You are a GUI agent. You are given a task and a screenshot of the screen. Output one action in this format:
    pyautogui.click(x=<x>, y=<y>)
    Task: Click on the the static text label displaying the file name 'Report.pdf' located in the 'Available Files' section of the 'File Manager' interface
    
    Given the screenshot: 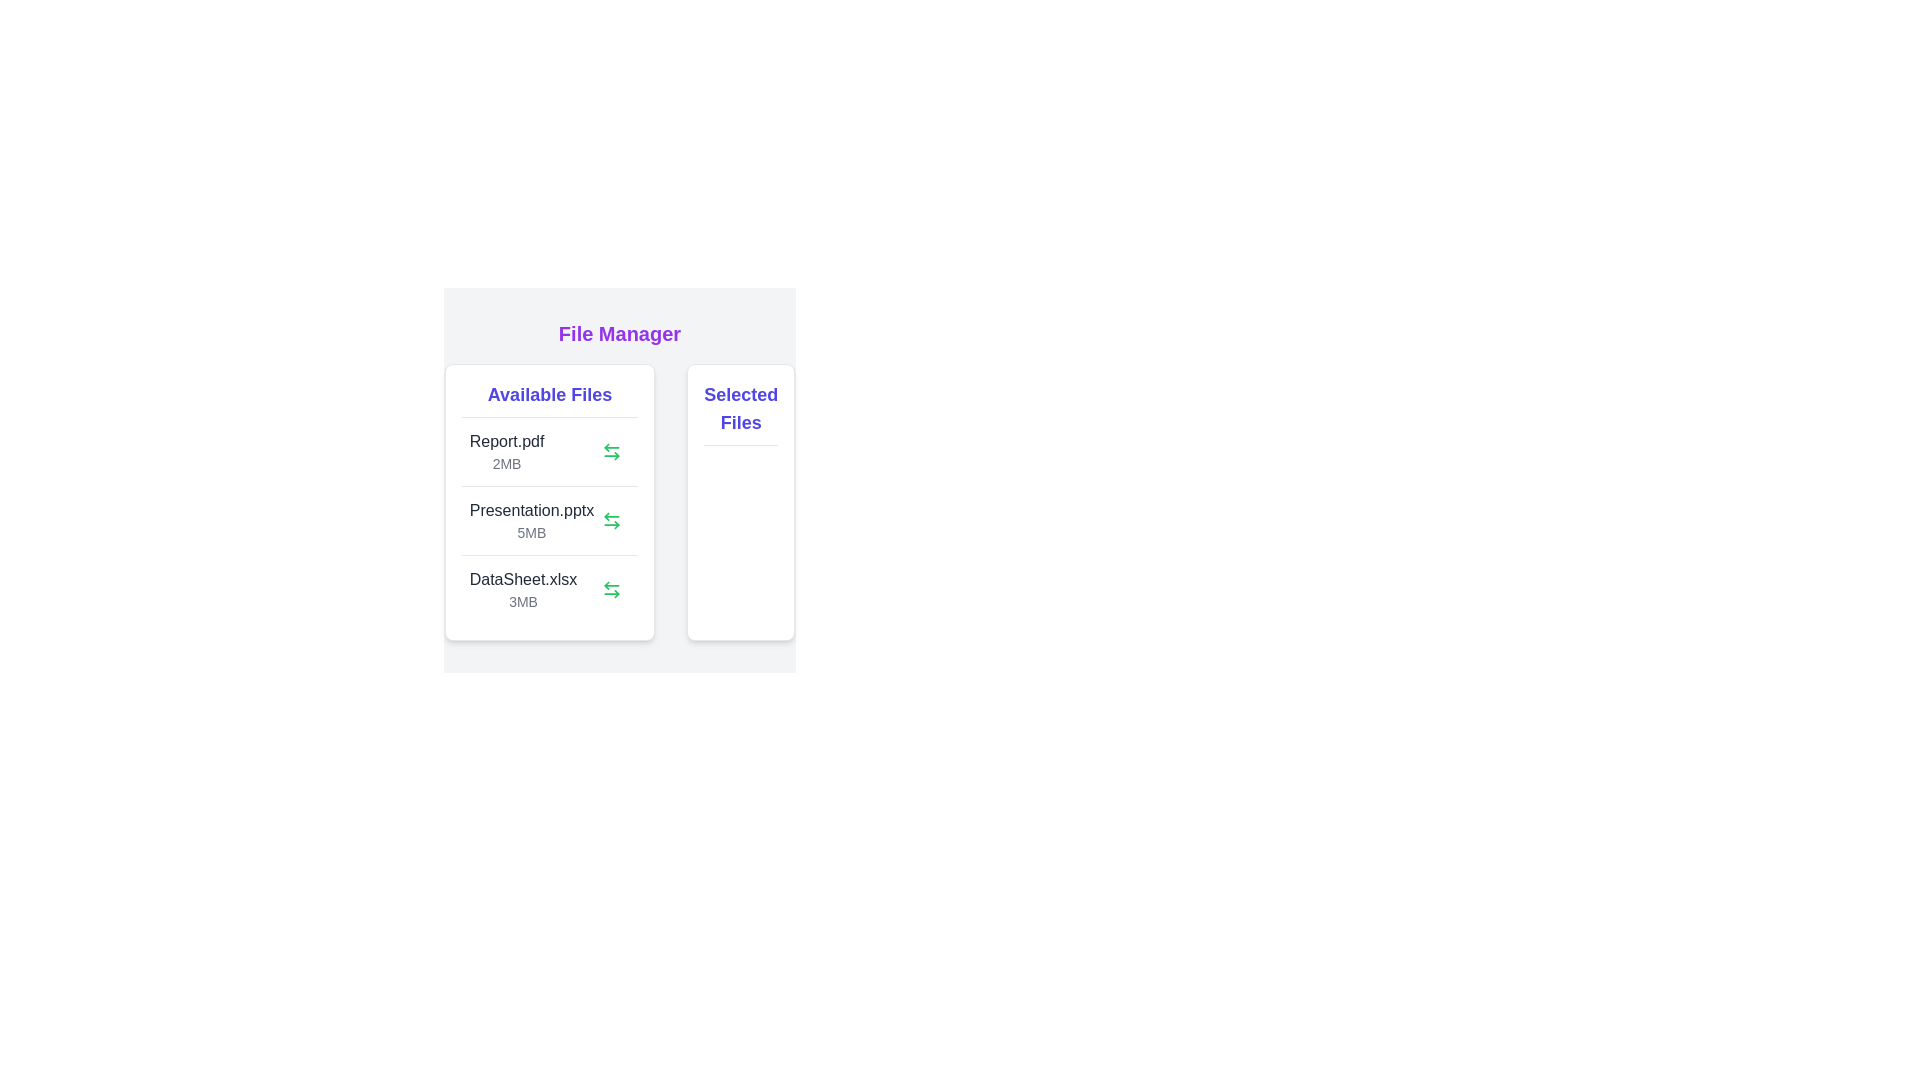 What is the action you would take?
    pyautogui.click(x=507, y=441)
    